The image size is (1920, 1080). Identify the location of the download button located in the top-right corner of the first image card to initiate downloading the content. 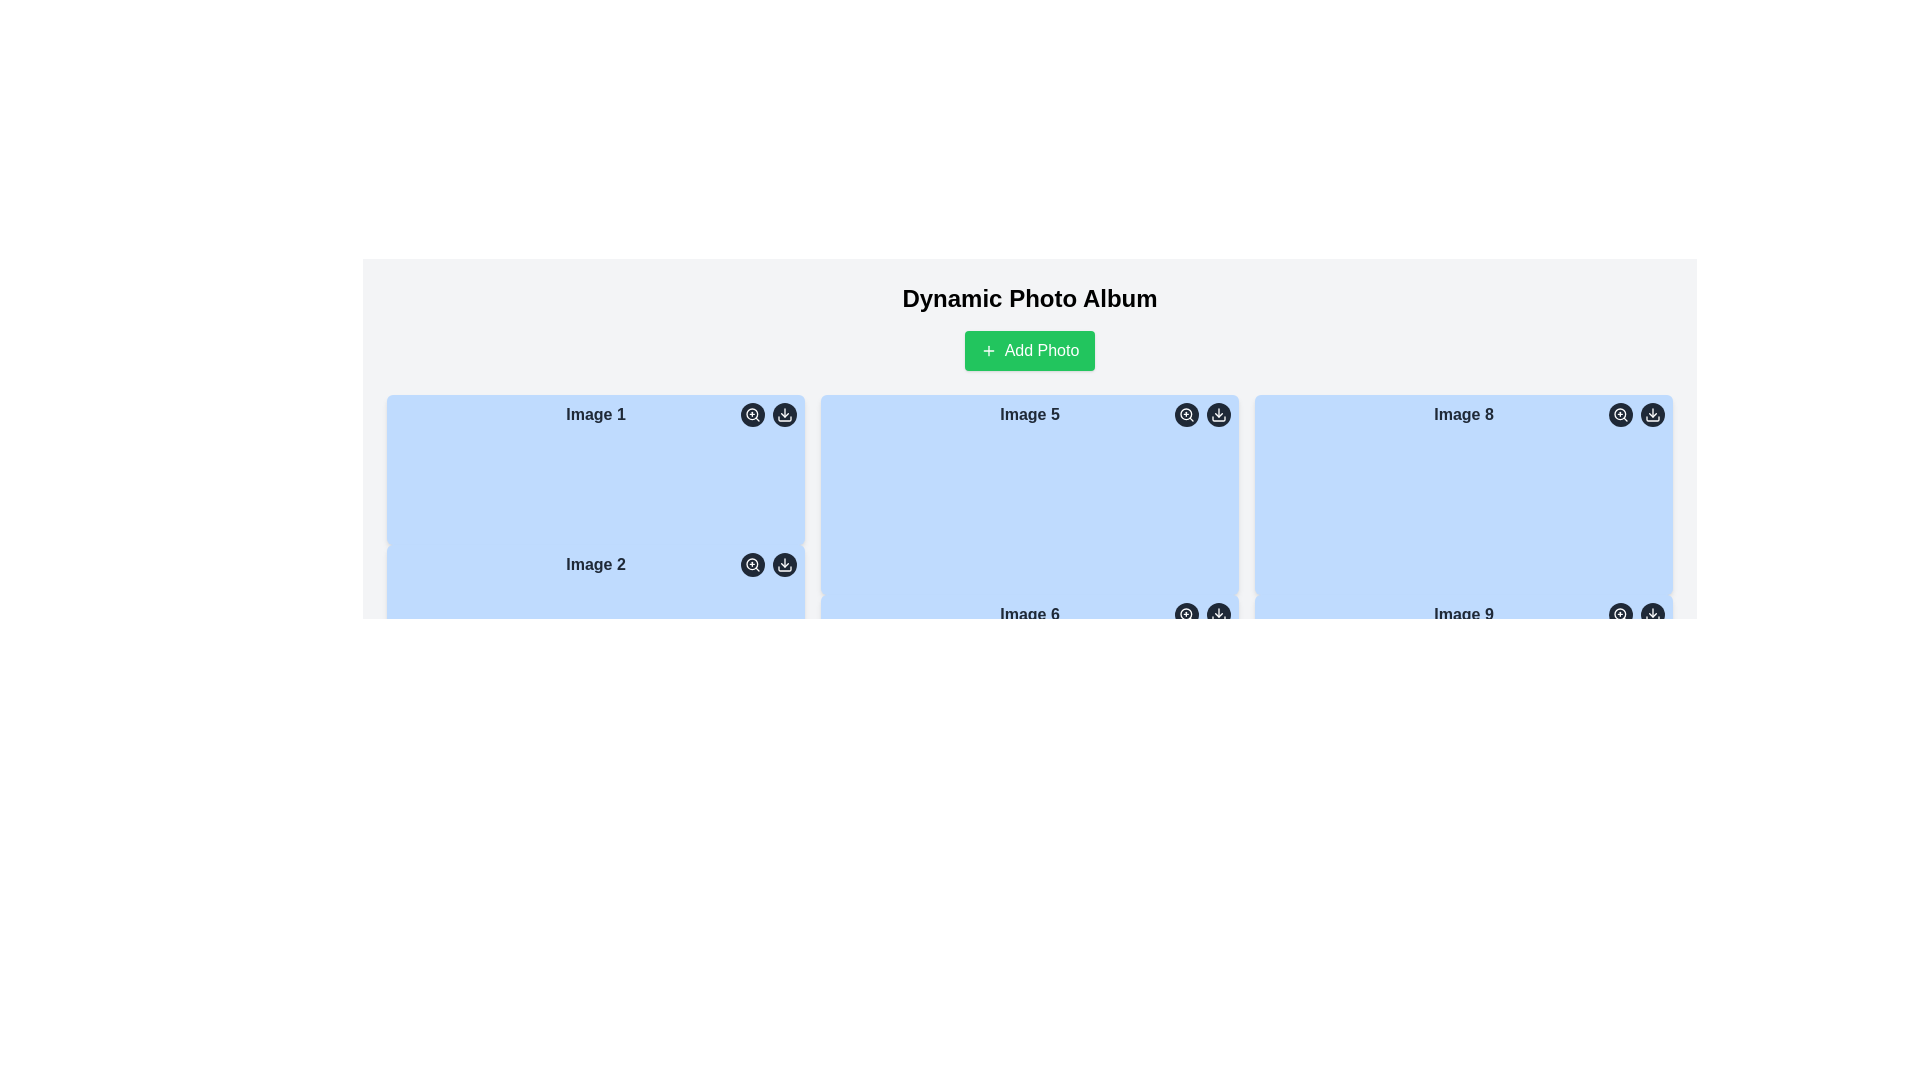
(784, 414).